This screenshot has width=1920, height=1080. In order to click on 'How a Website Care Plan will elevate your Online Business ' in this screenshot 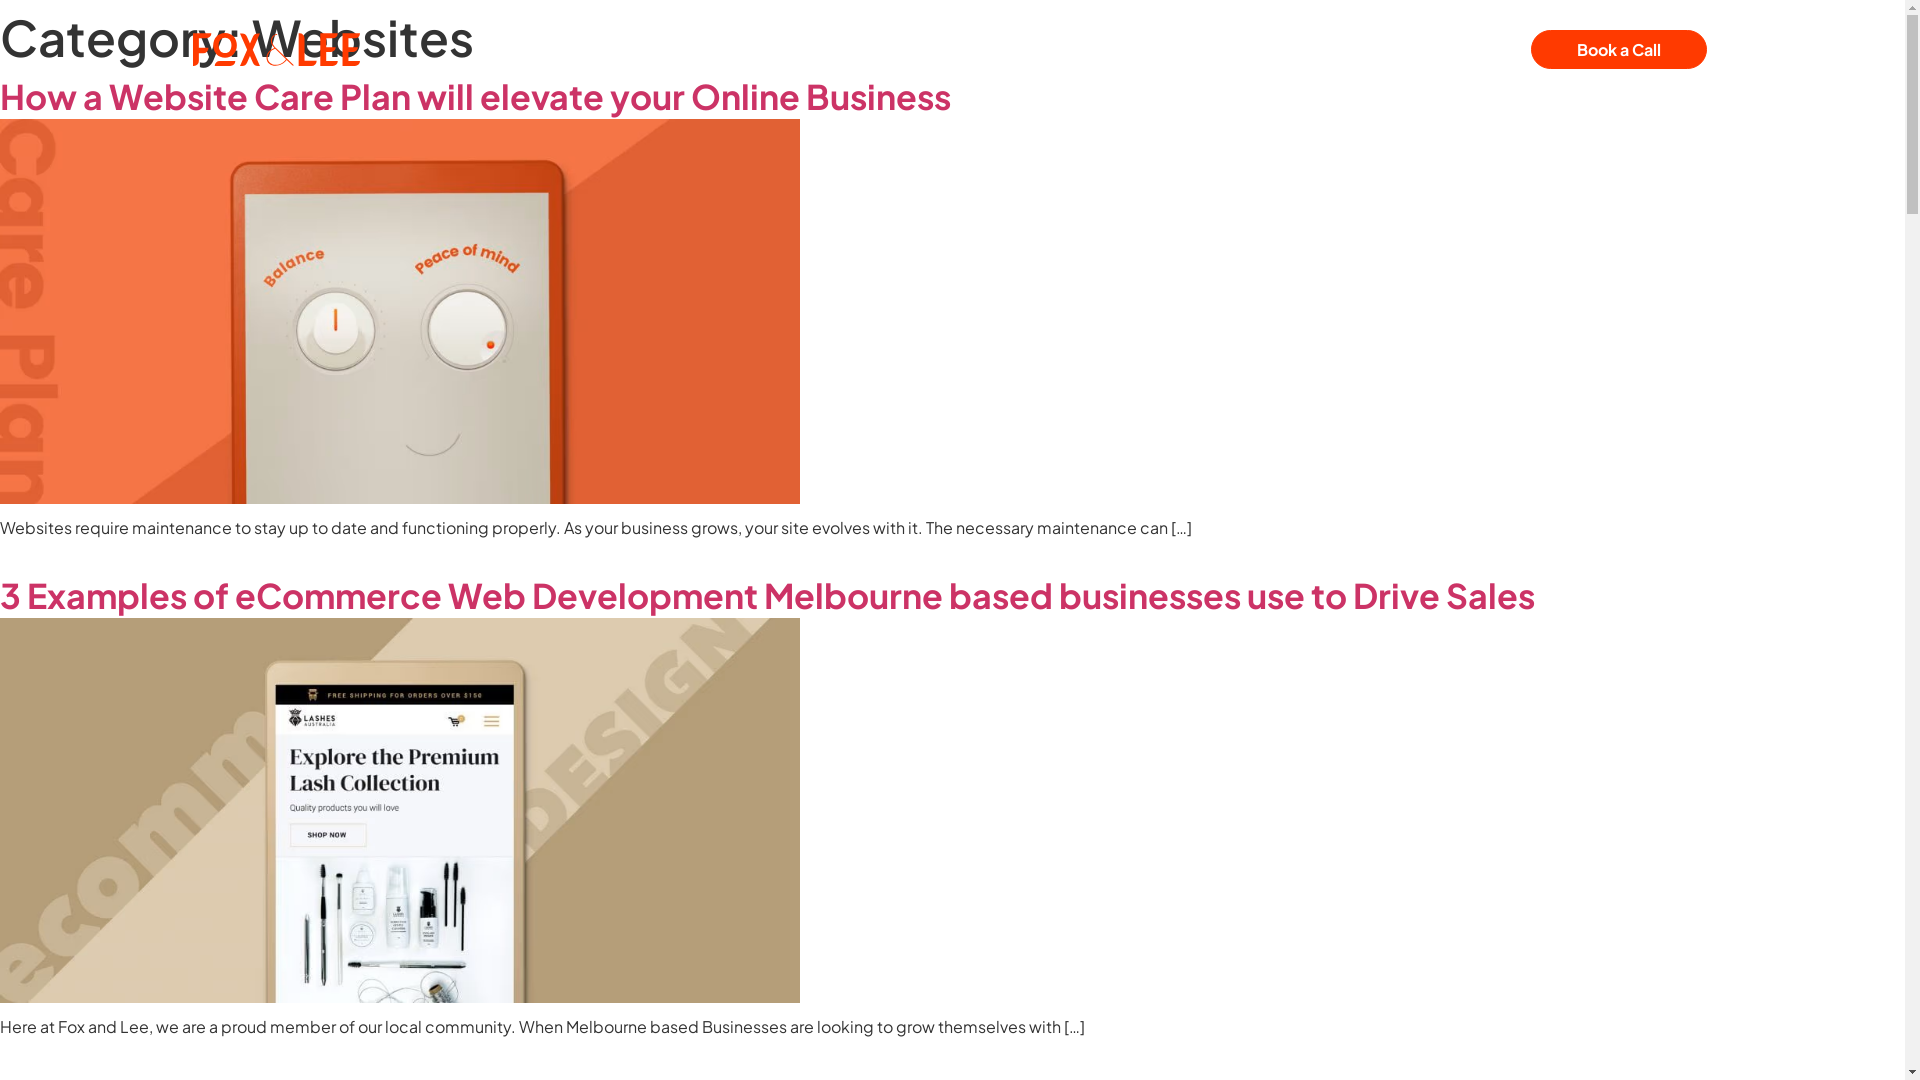, I will do `click(477, 96)`.